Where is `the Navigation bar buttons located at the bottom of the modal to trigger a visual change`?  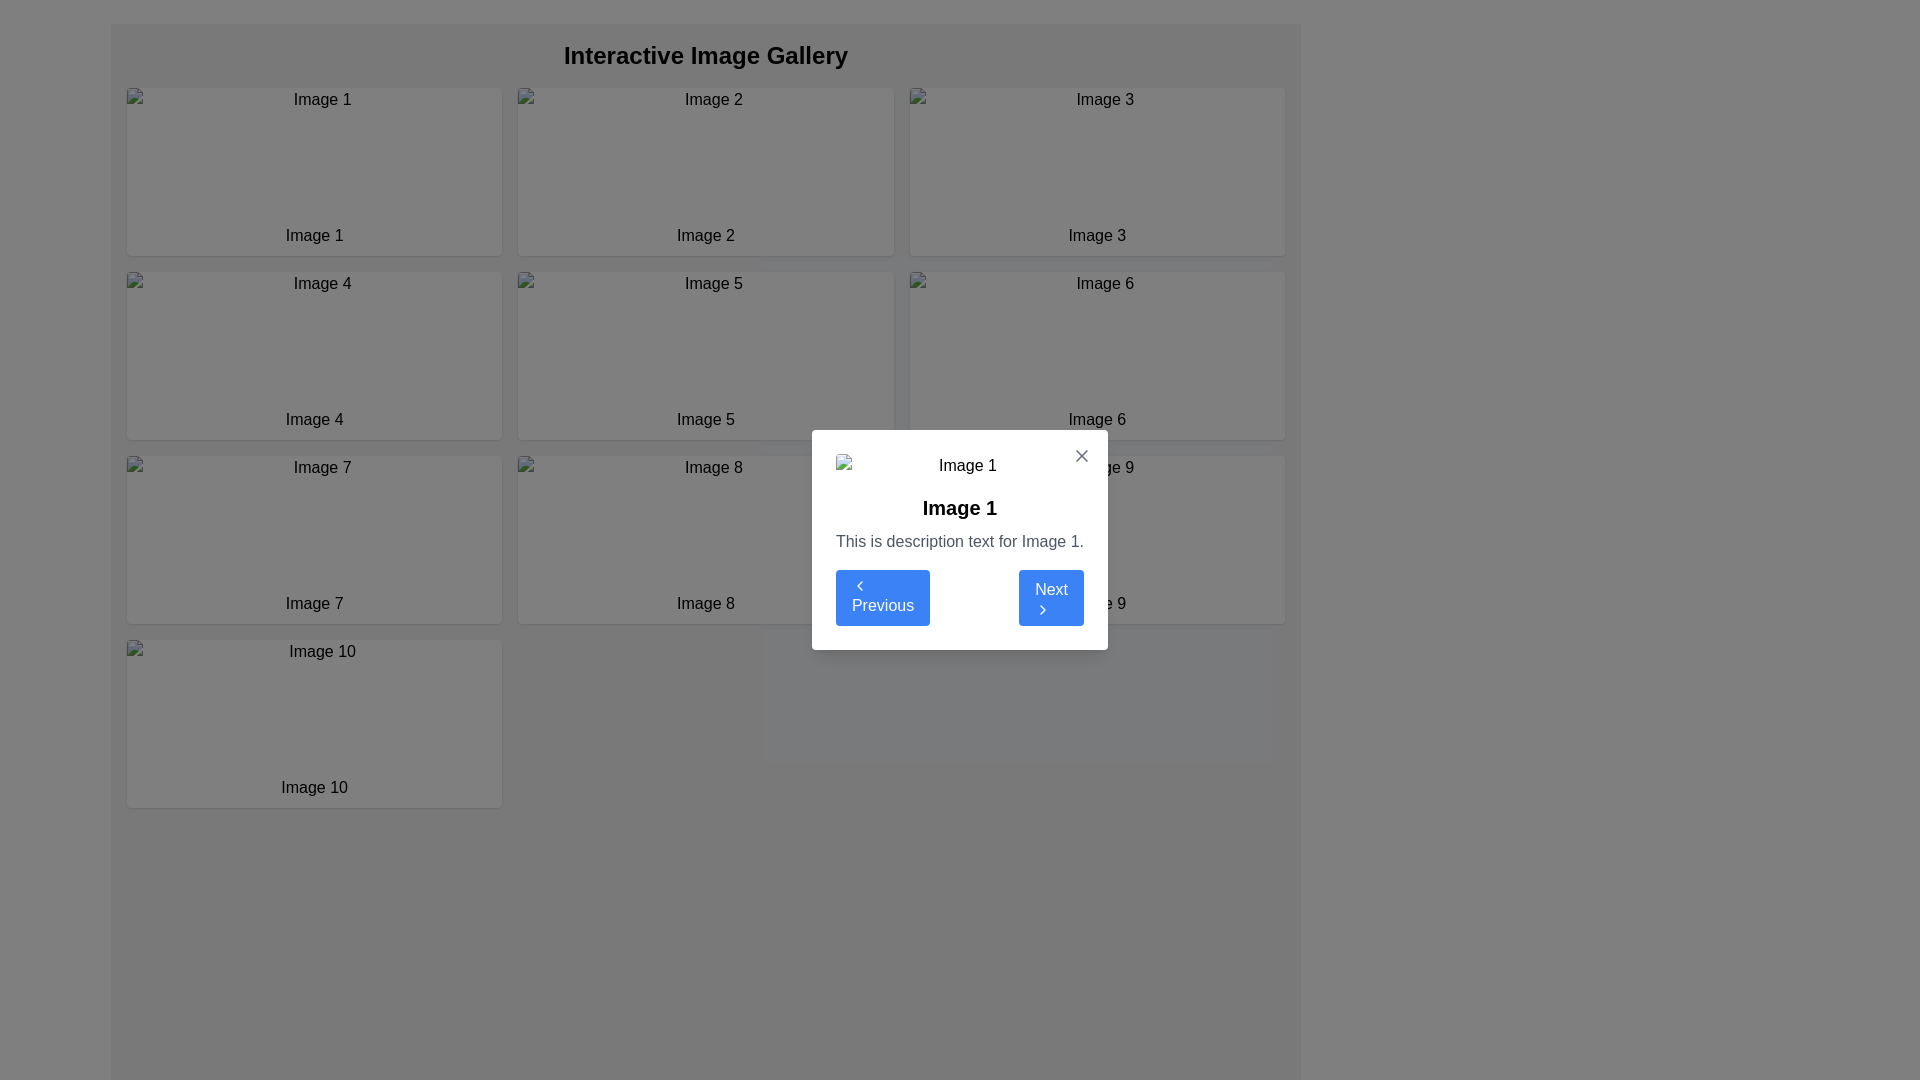 the Navigation bar buttons located at the bottom of the modal to trigger a visual change is located at coordinates (960, 596).